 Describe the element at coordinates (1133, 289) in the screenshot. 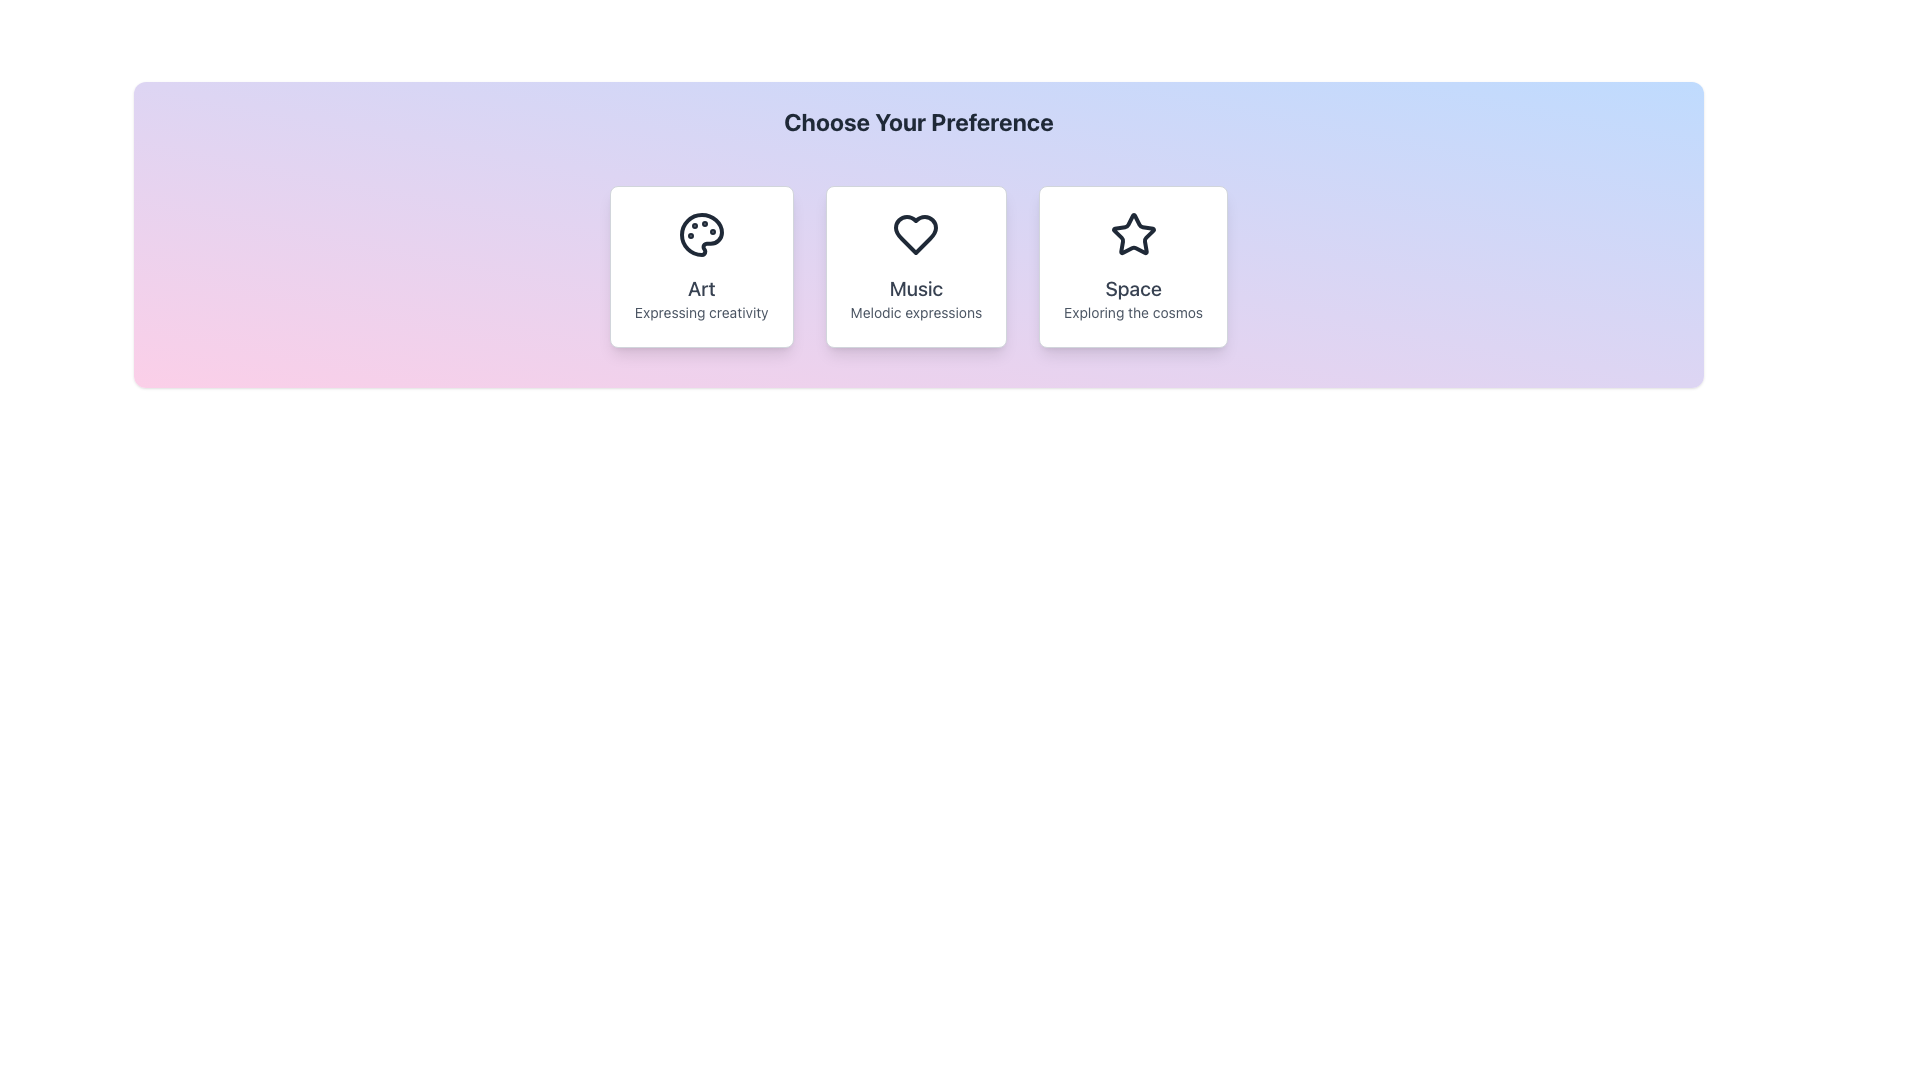

I see `the descriptive label that corresponds to the 'Space' category, located above the text 'Exploring the cosmos' in the first card of a horizontally aligned group of three cards` at that location.